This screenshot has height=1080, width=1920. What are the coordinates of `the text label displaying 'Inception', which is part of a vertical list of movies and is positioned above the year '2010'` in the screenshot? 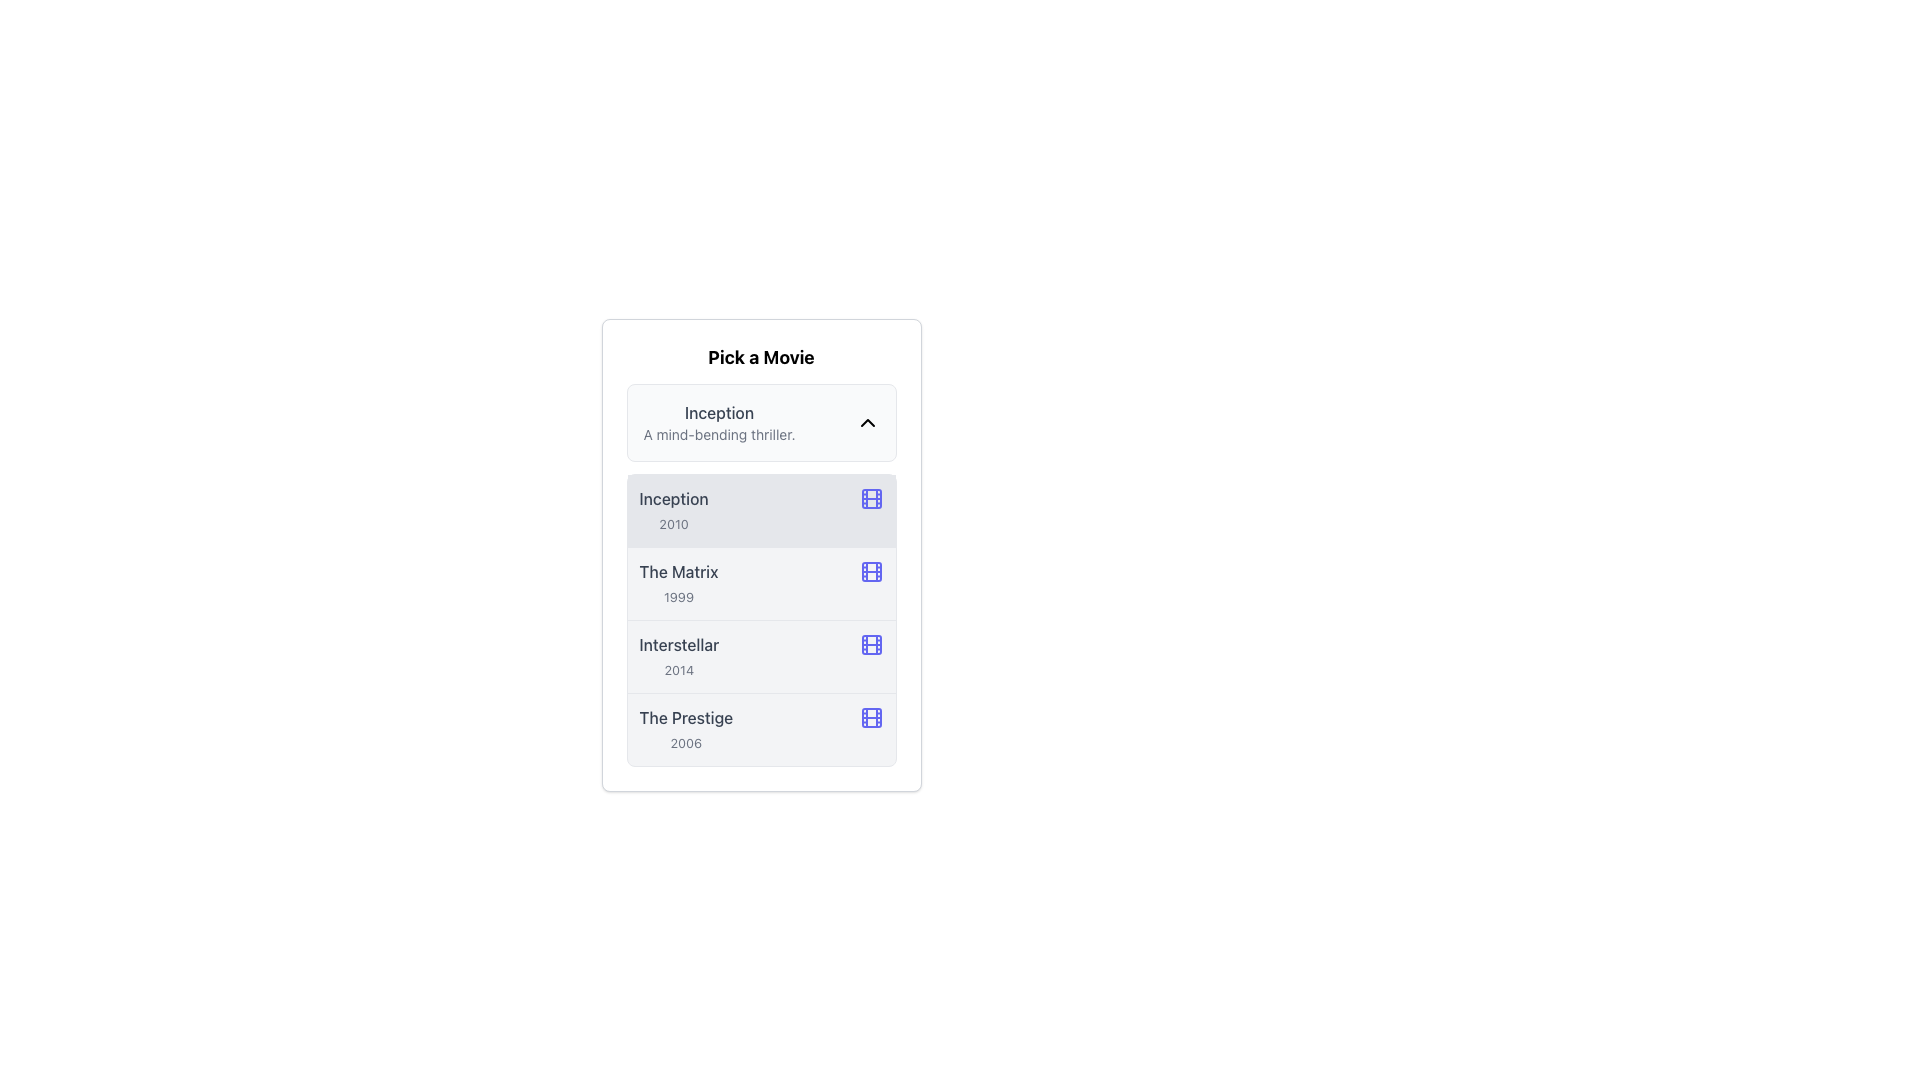 It's located at (674, 497).